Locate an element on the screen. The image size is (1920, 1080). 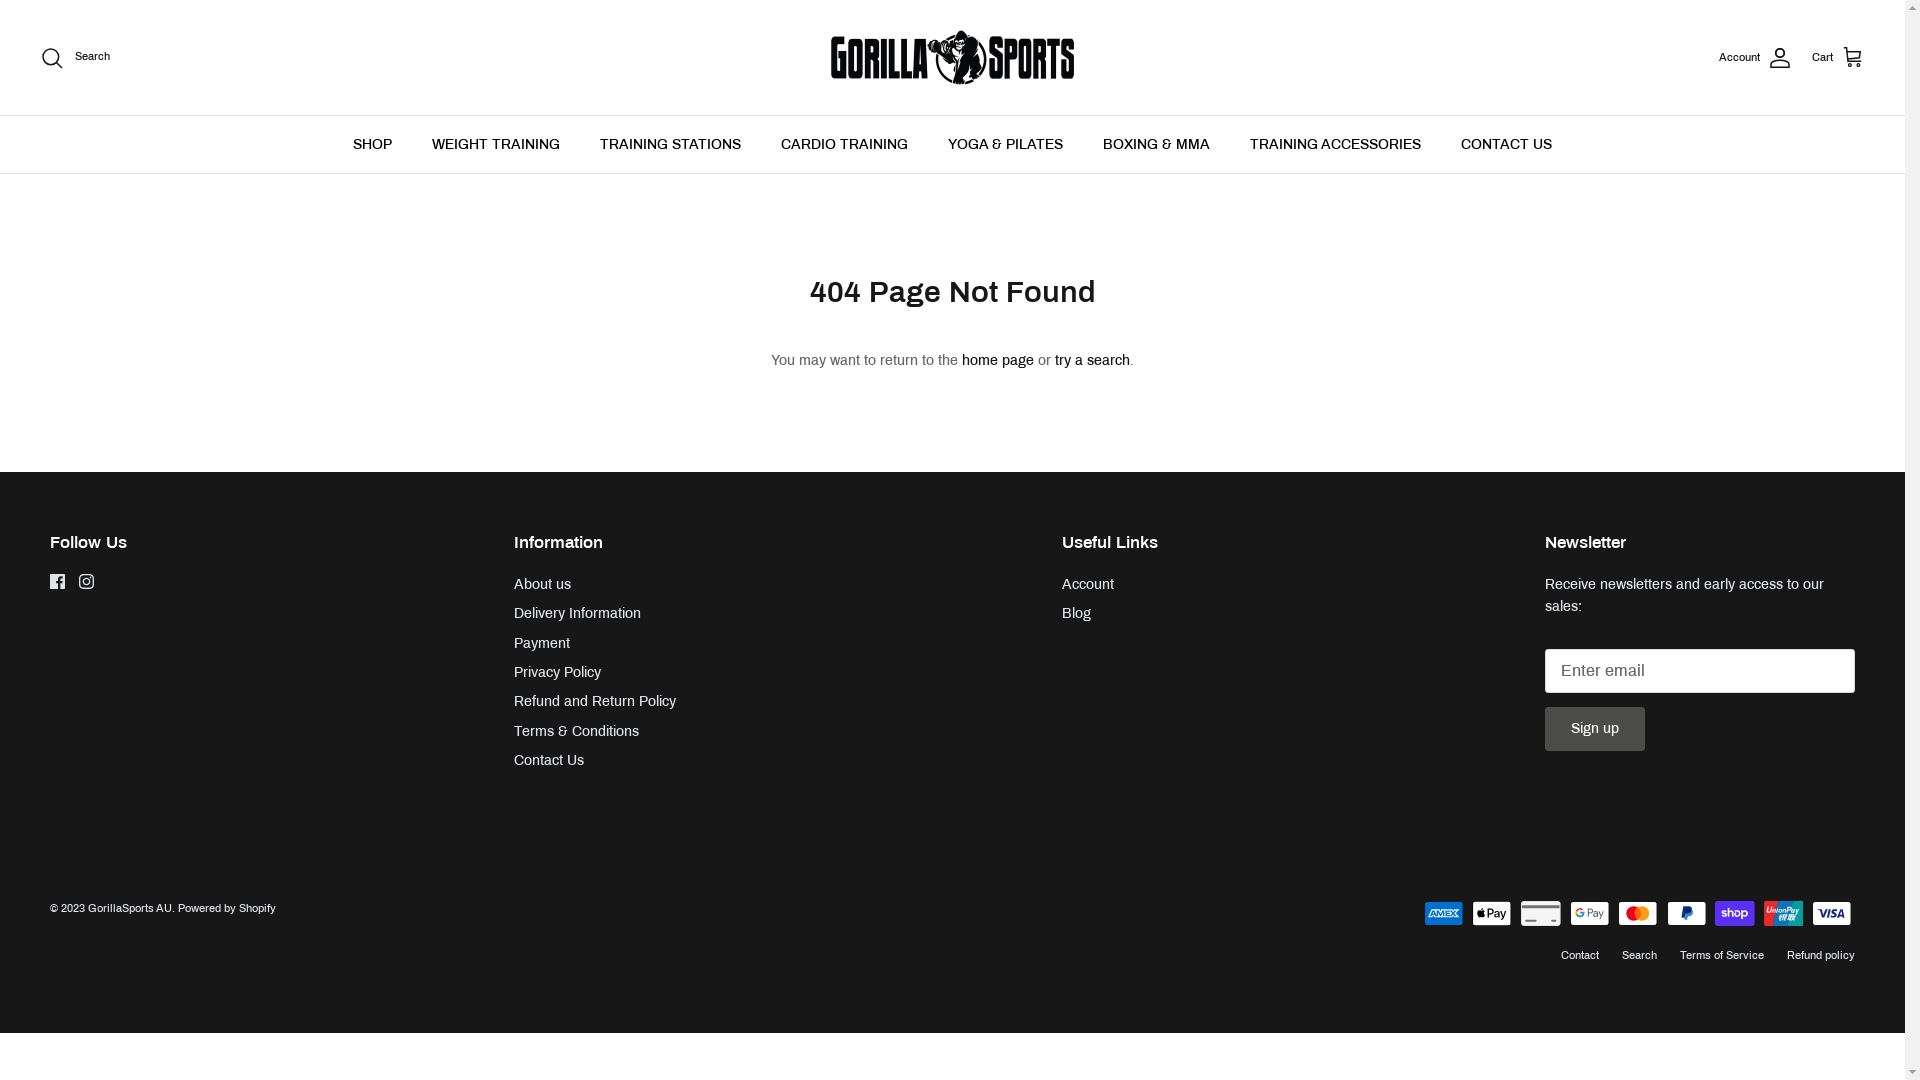
'Payment' is located at coordinates (542, 643).